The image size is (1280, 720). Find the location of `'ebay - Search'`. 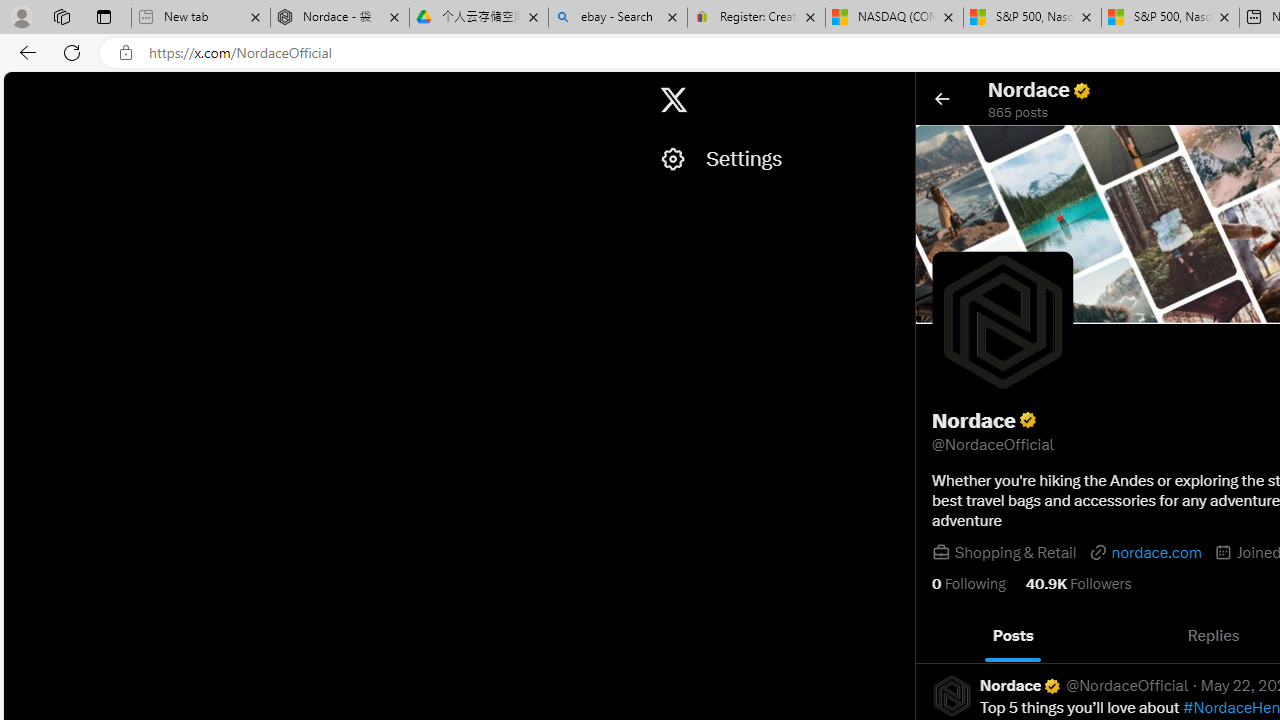

'ebay - Search' is located at coordinates (617, 17).